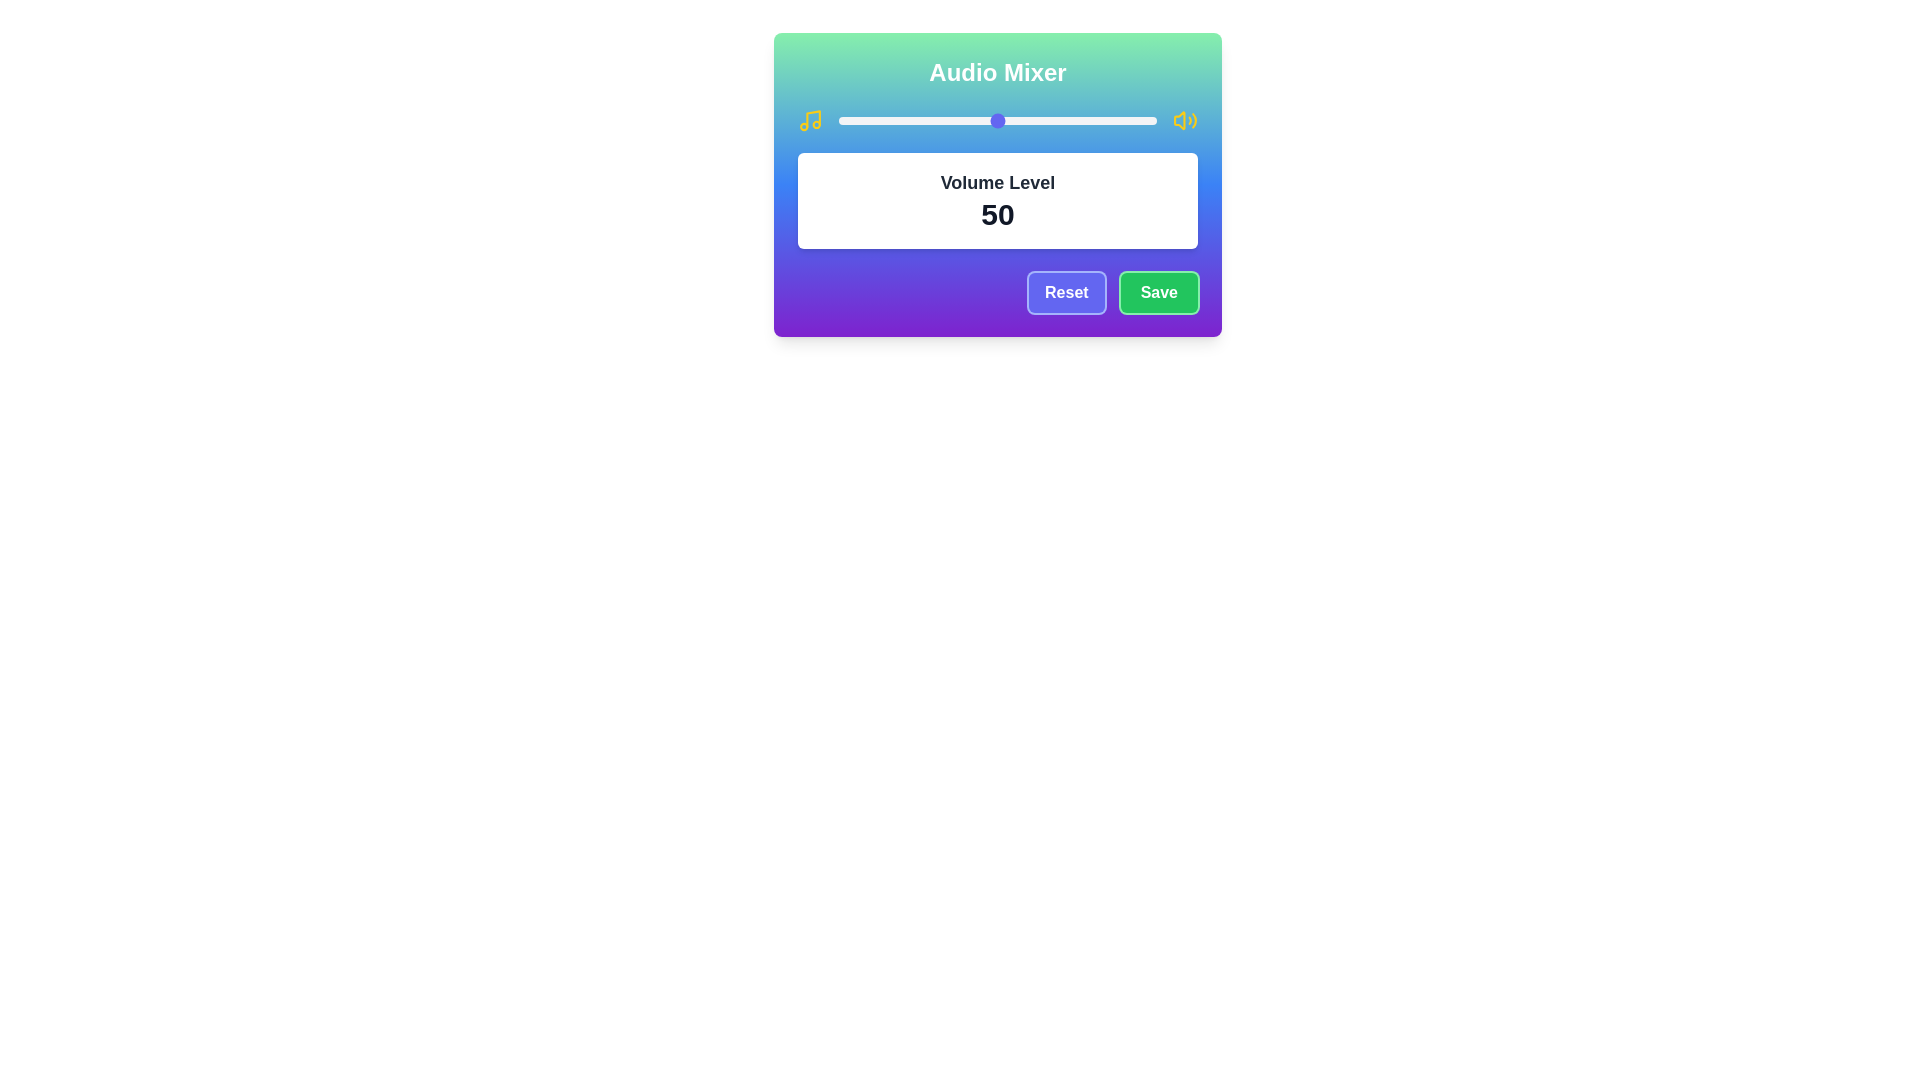 The image size is (1920, 1080). What do you see at coordinates (998, 182) in the screenshot?
I see `the text element that indicates 'Volume Level', which is positioned above the numeric value '50' within a white rectangular card` at bounding box center [998, 182].